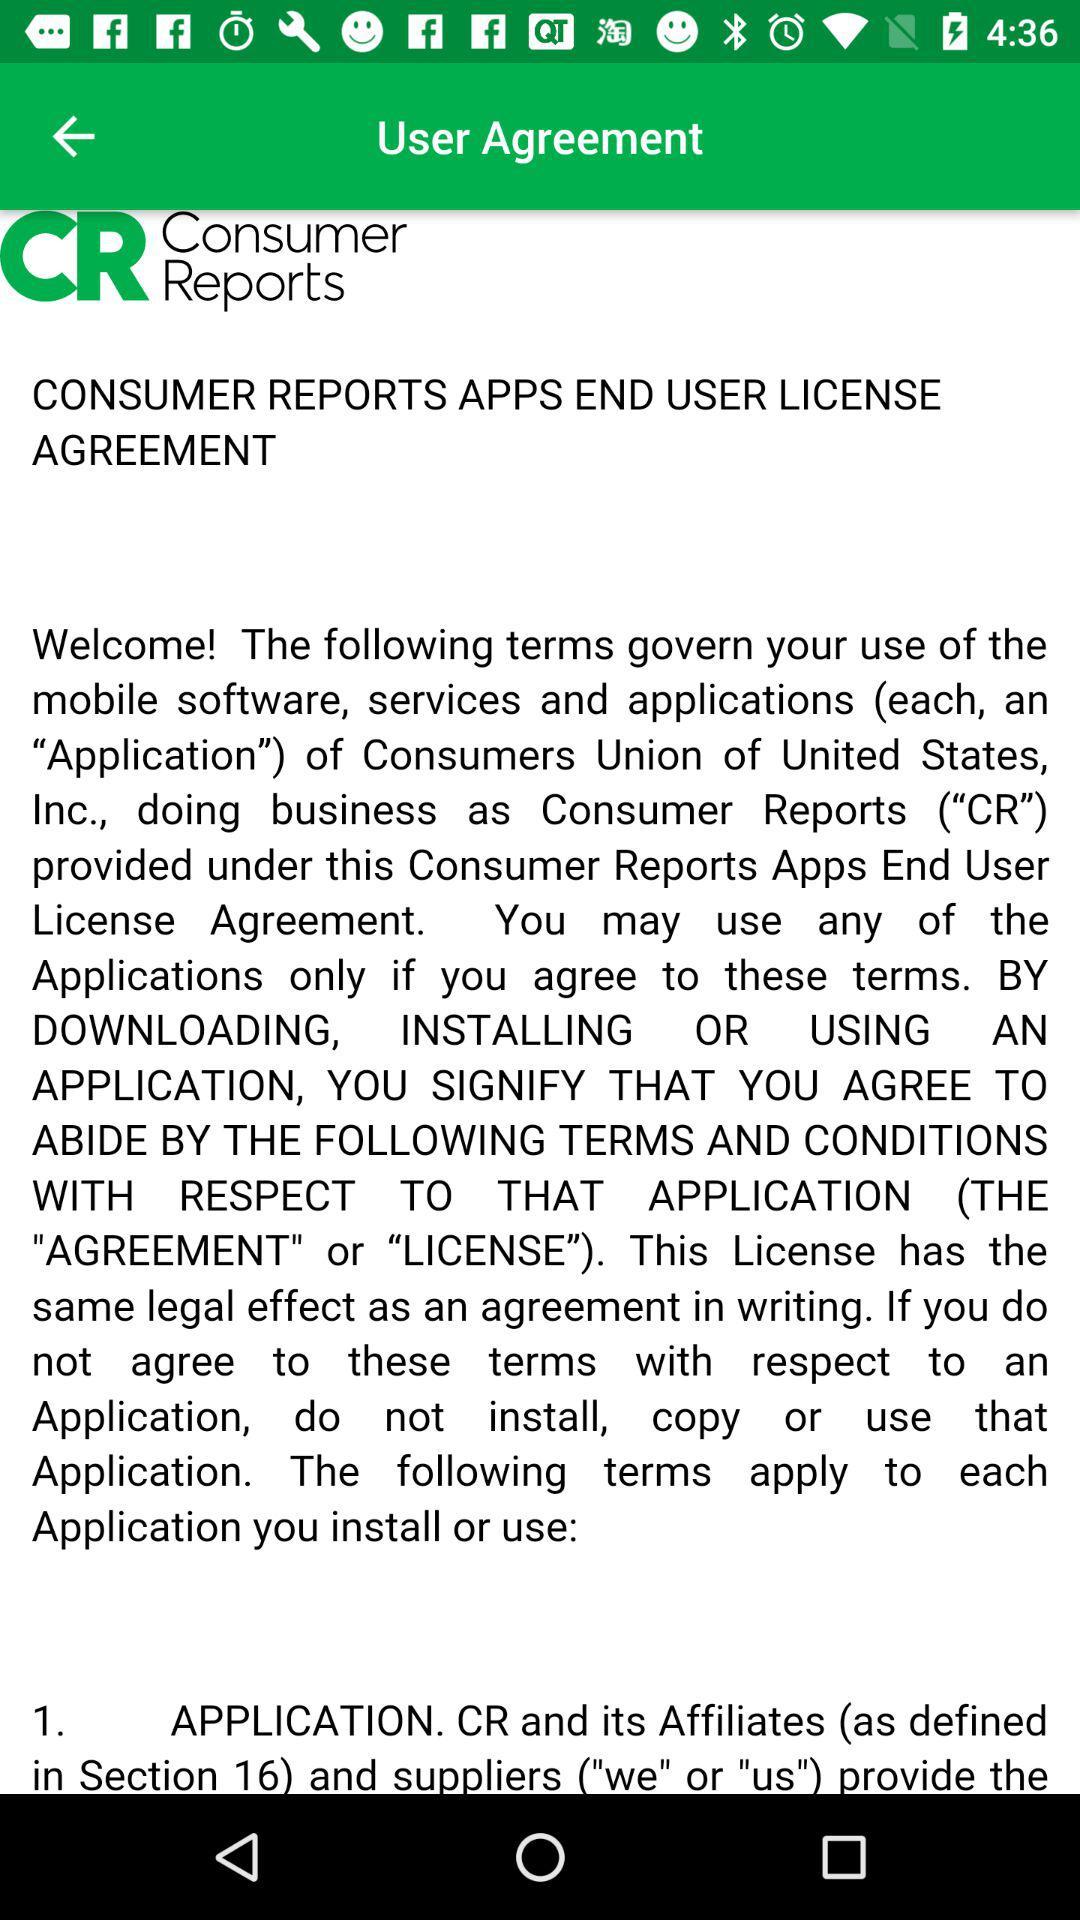  What do you see at coordinates (72, 135) in the screenshot?
I see `front page` at bounding box center [72, 135].